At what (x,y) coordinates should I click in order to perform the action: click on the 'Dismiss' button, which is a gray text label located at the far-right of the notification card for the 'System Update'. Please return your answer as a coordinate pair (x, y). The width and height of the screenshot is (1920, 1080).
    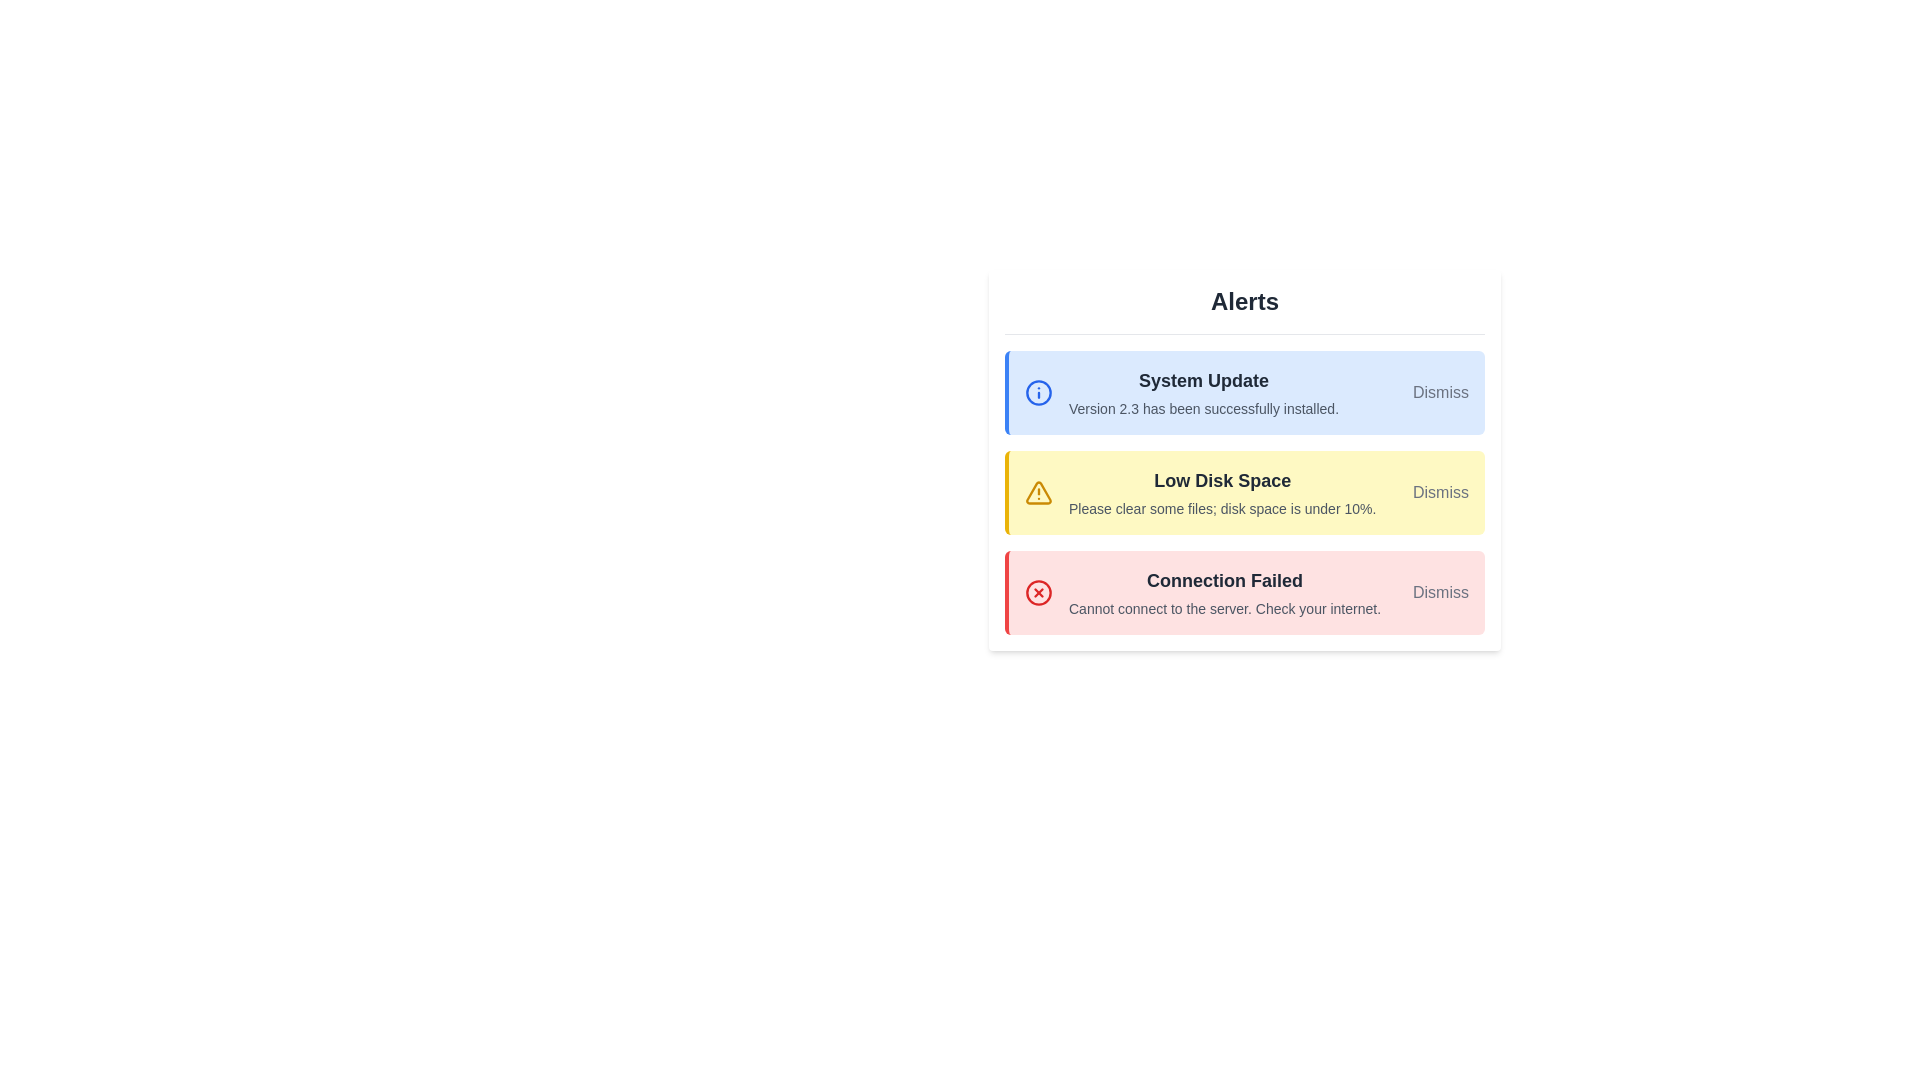
    Looking at the image, I should click on (1440, 393).